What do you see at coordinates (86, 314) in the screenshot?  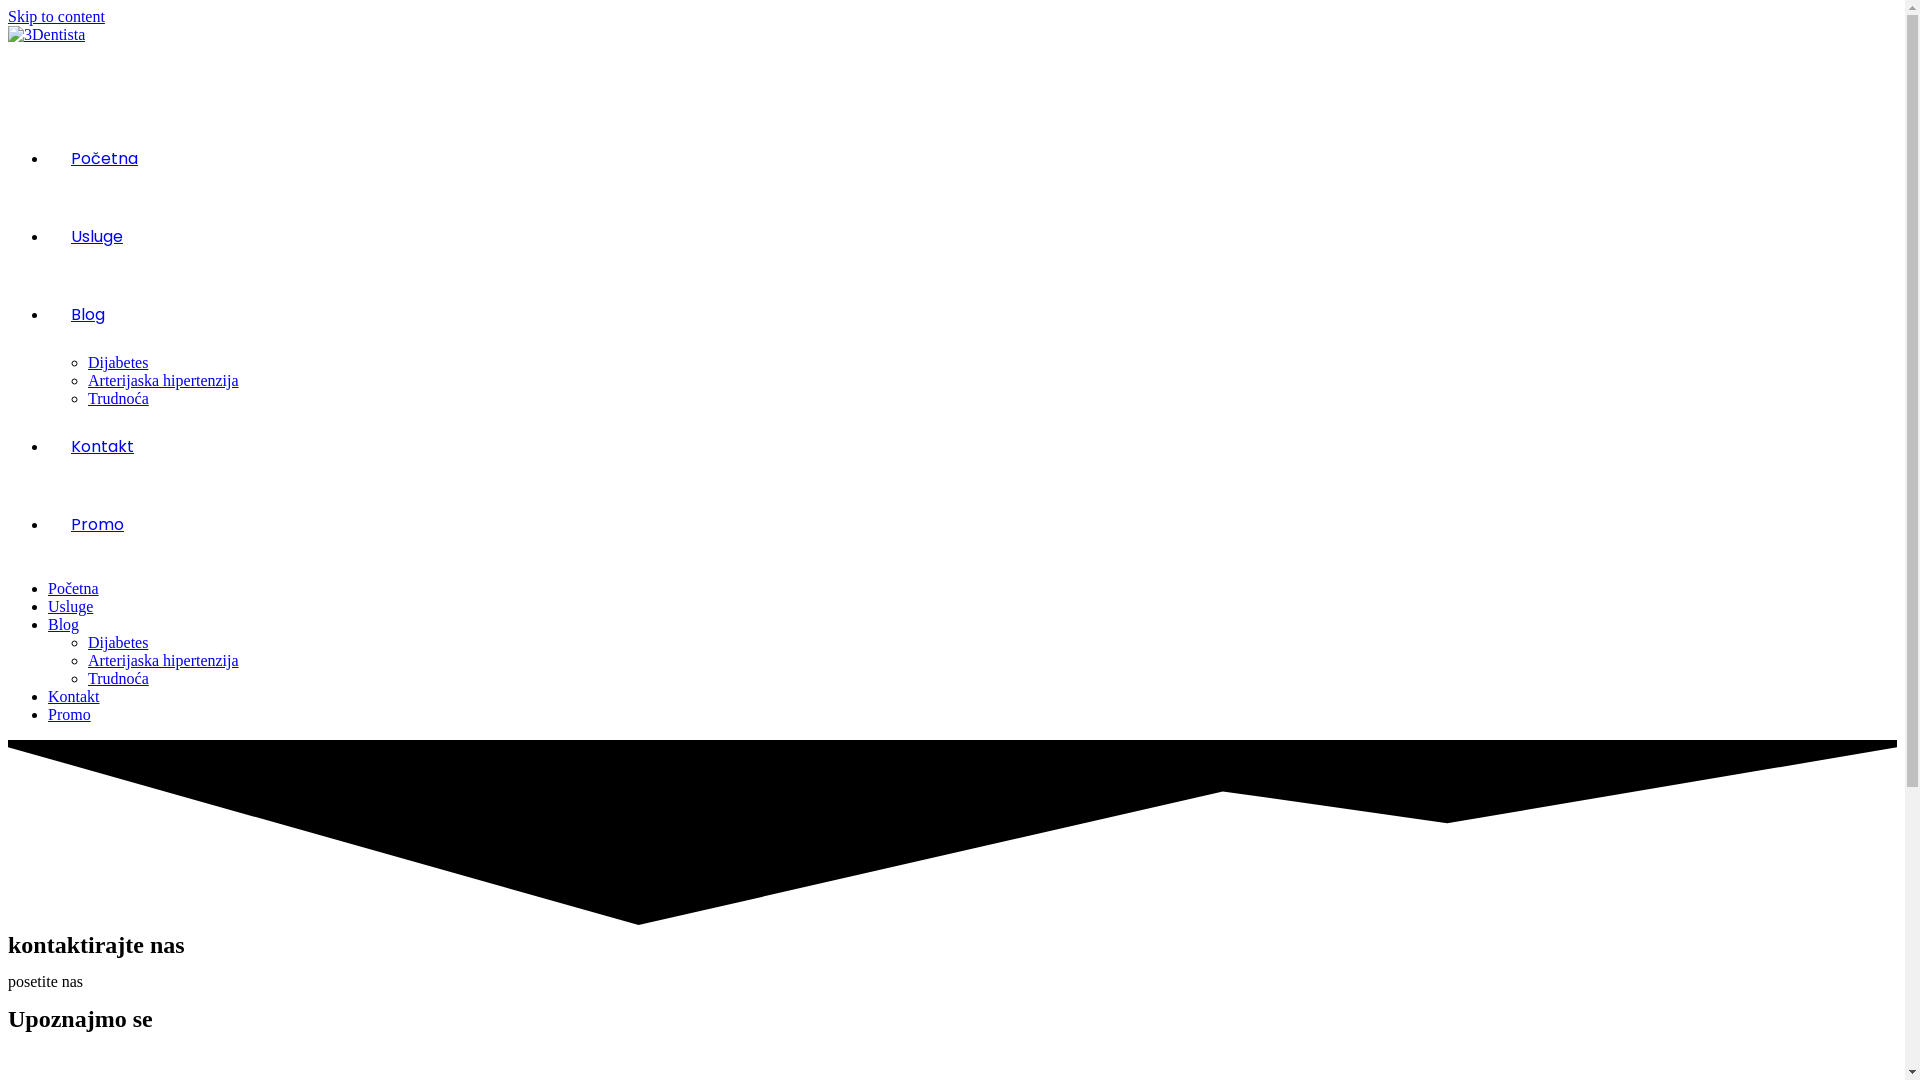 I see `'Blog'` at bounding box center [86, 314].